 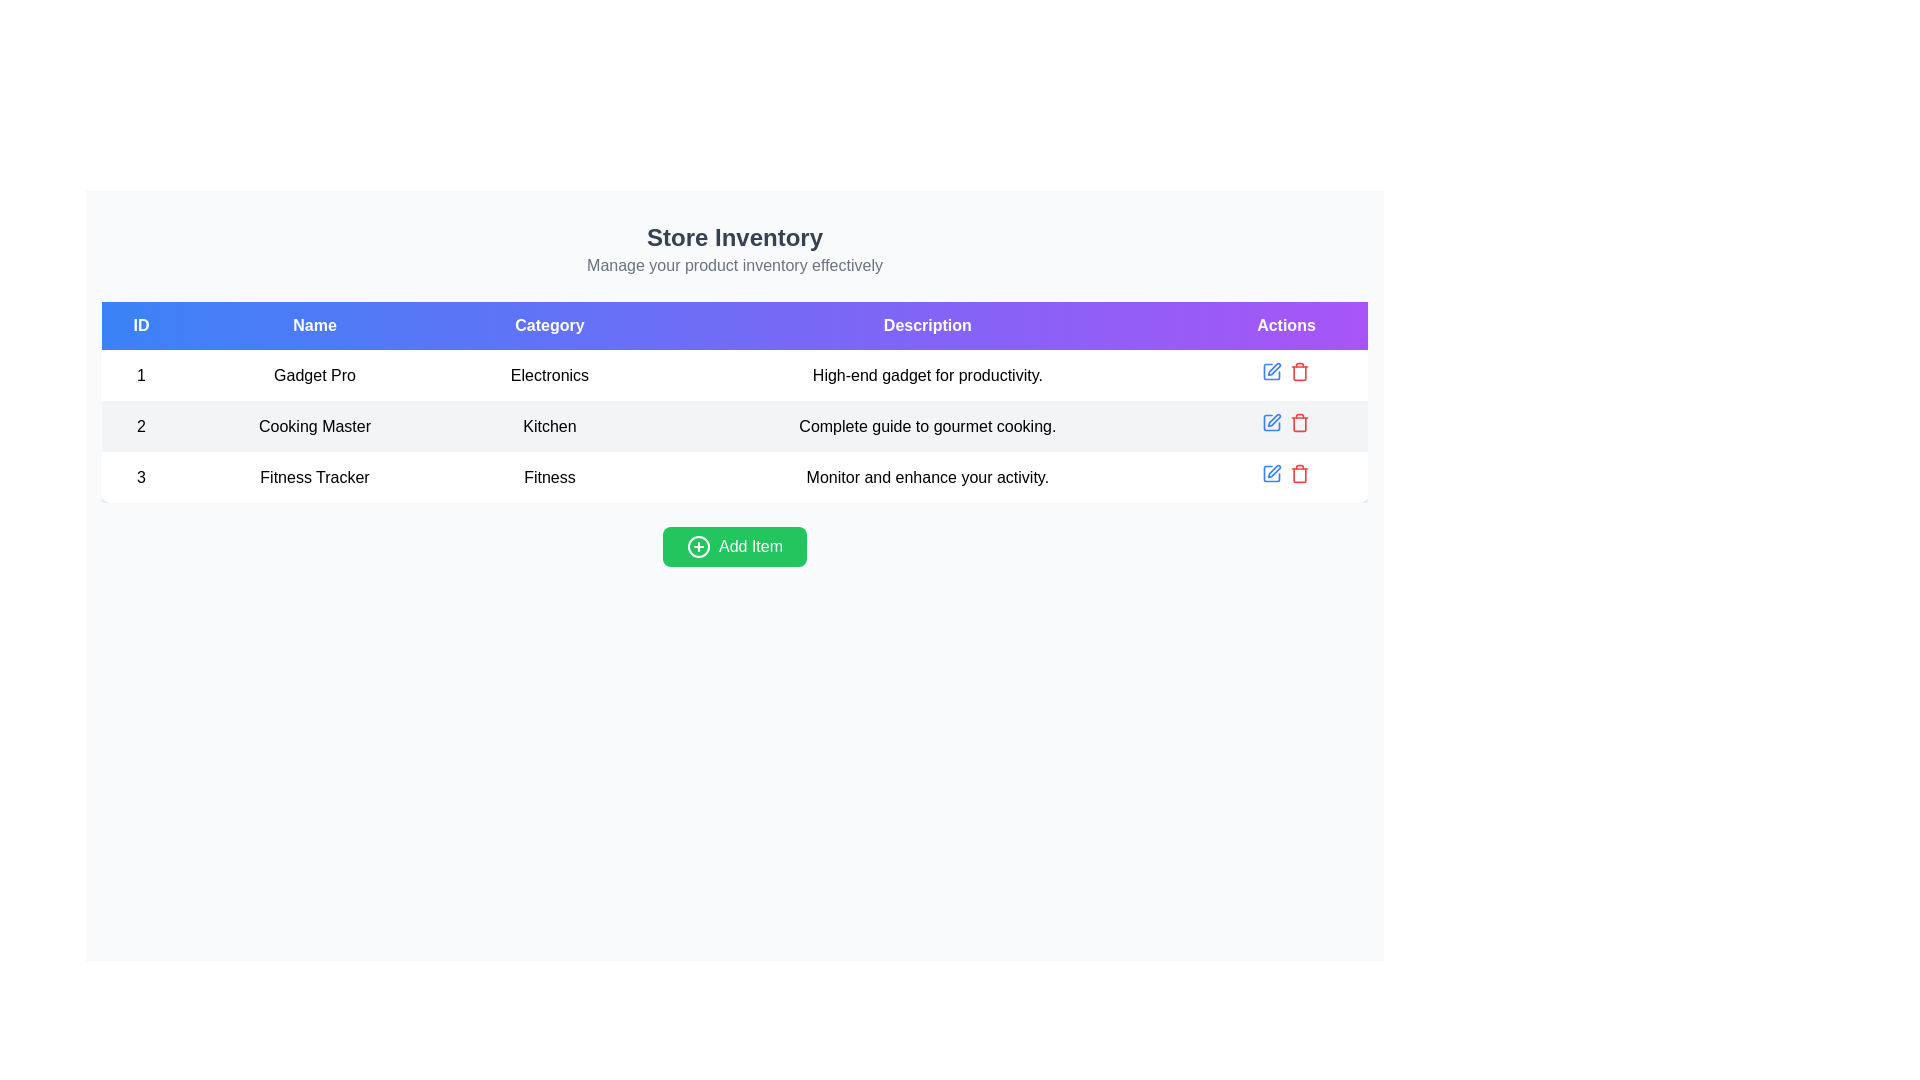 What do you see at coordinates (140, 477) in the screenshot?
I see `the Text Label indicating the unique identifier for the third entry in the table, located in the first cell of the third row of the 'ID' column` at bounding box center [140, 477].